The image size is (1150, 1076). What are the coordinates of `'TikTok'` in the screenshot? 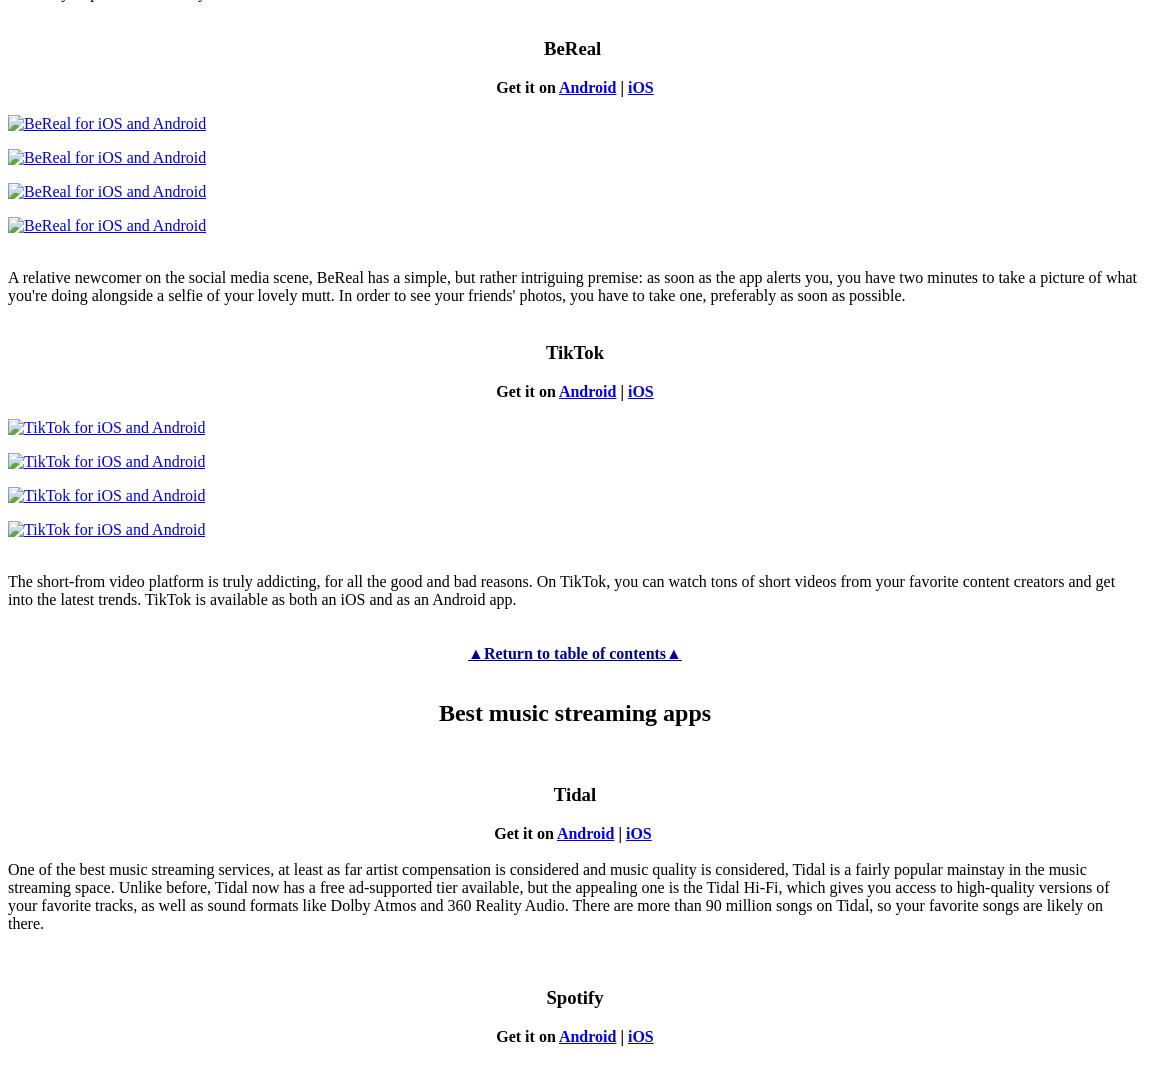 It's located at (574, 351).